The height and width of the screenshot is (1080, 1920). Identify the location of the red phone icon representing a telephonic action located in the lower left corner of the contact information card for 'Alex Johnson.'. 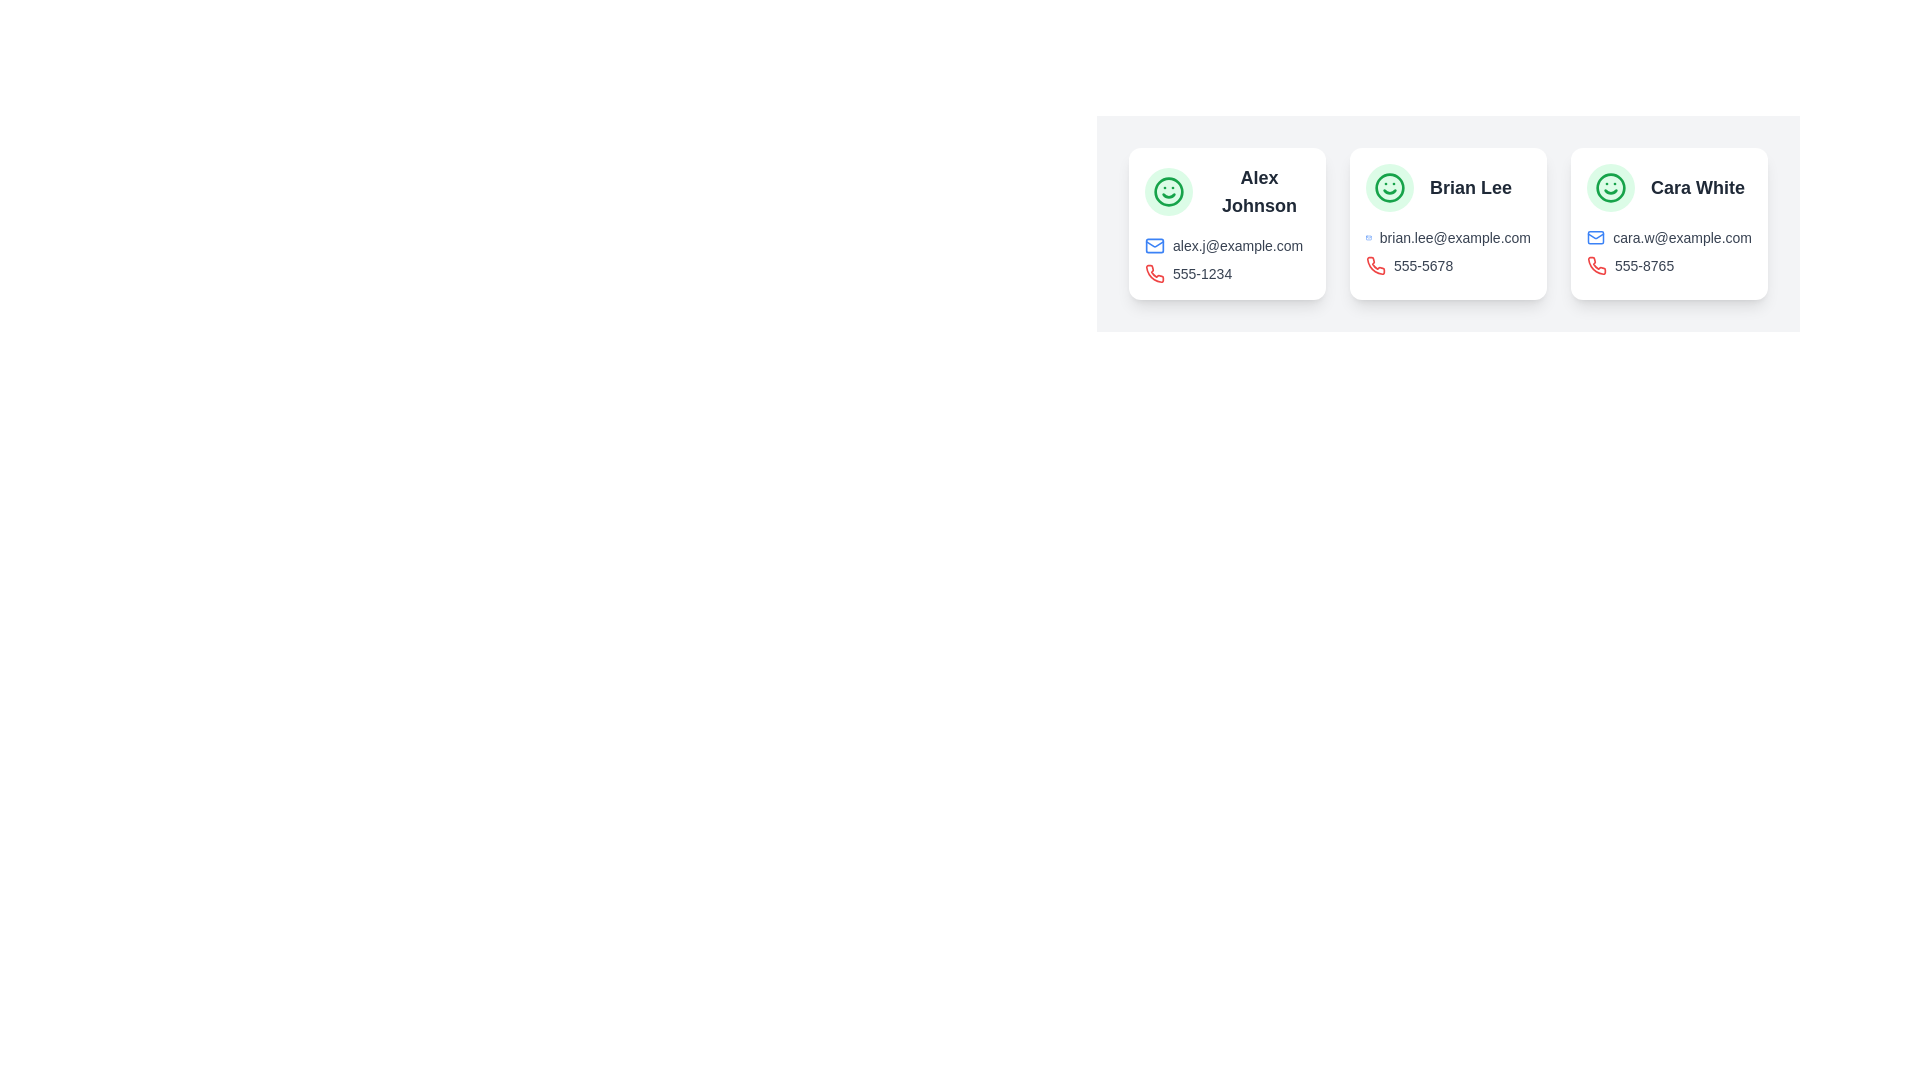
(1155, 273).